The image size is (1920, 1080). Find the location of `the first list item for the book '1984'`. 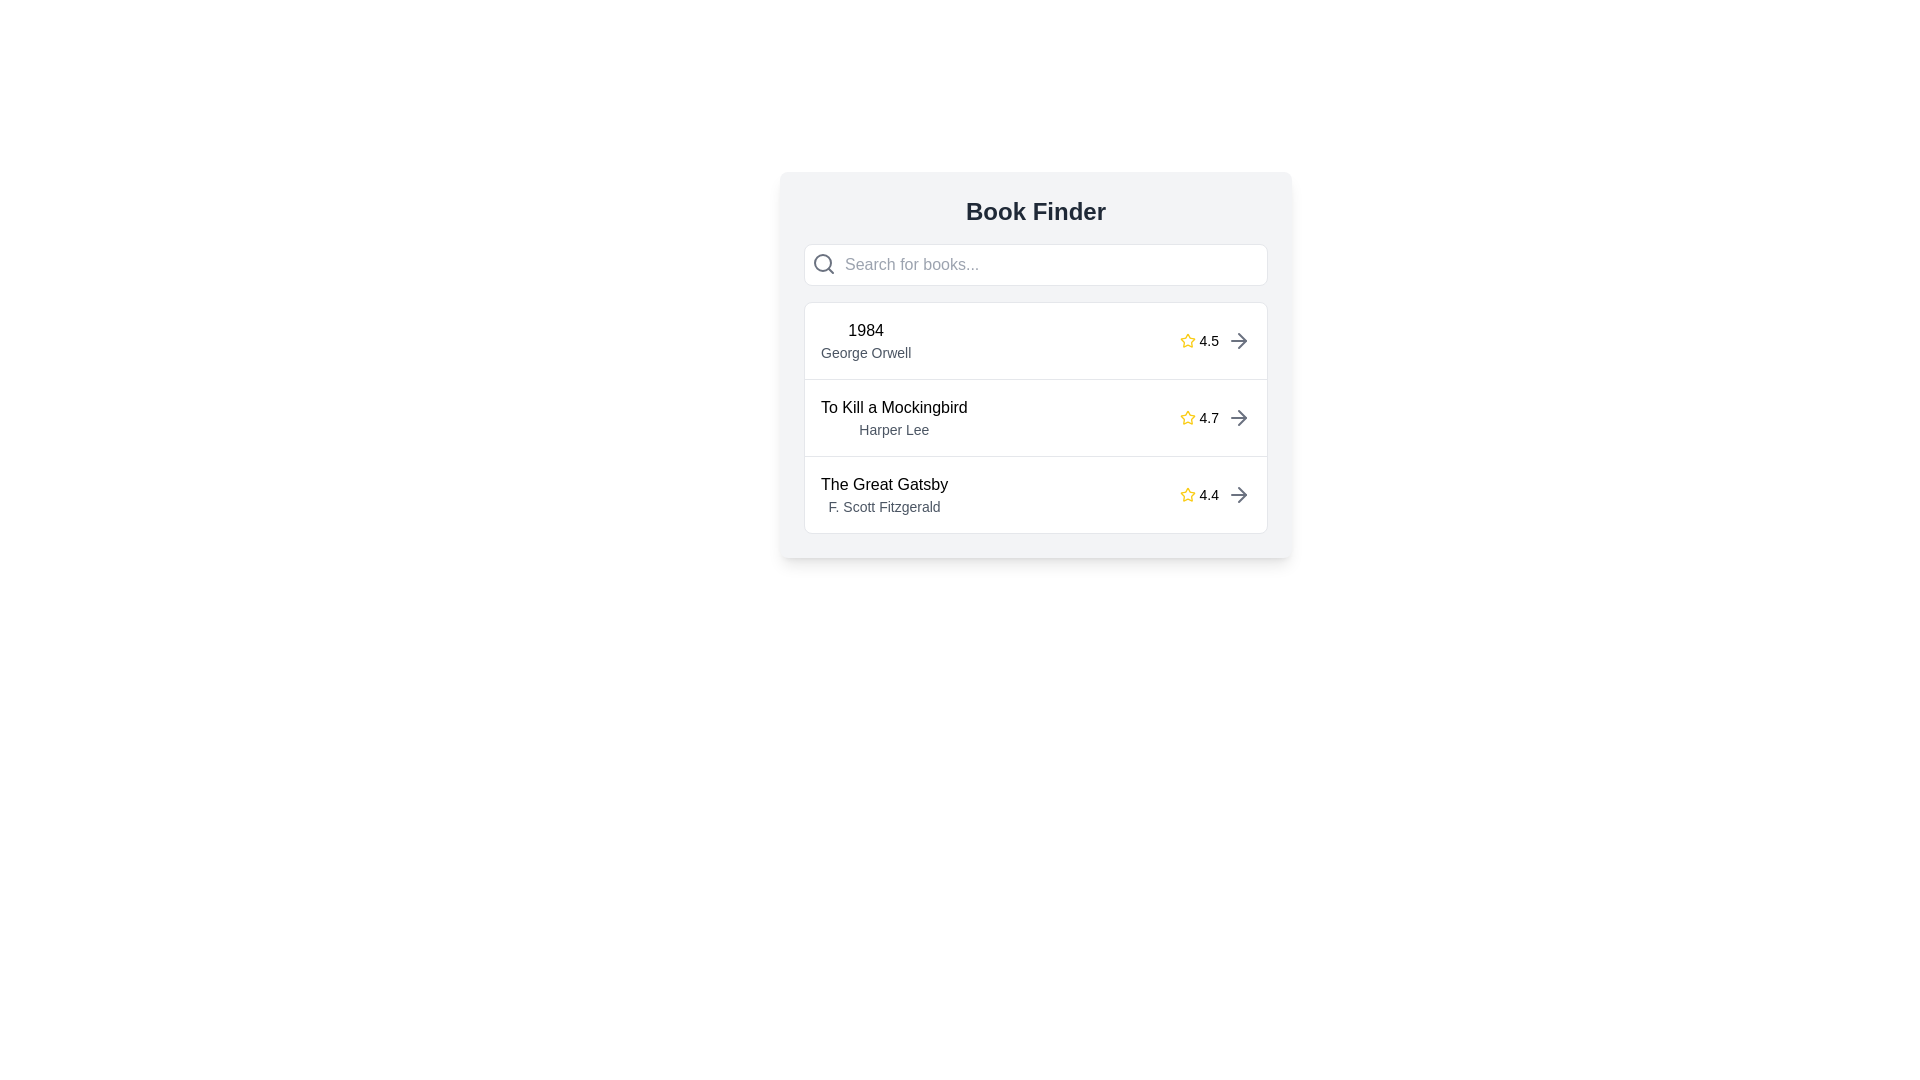

the first list item for the book '1984' is located at coordinates (1036, 339).